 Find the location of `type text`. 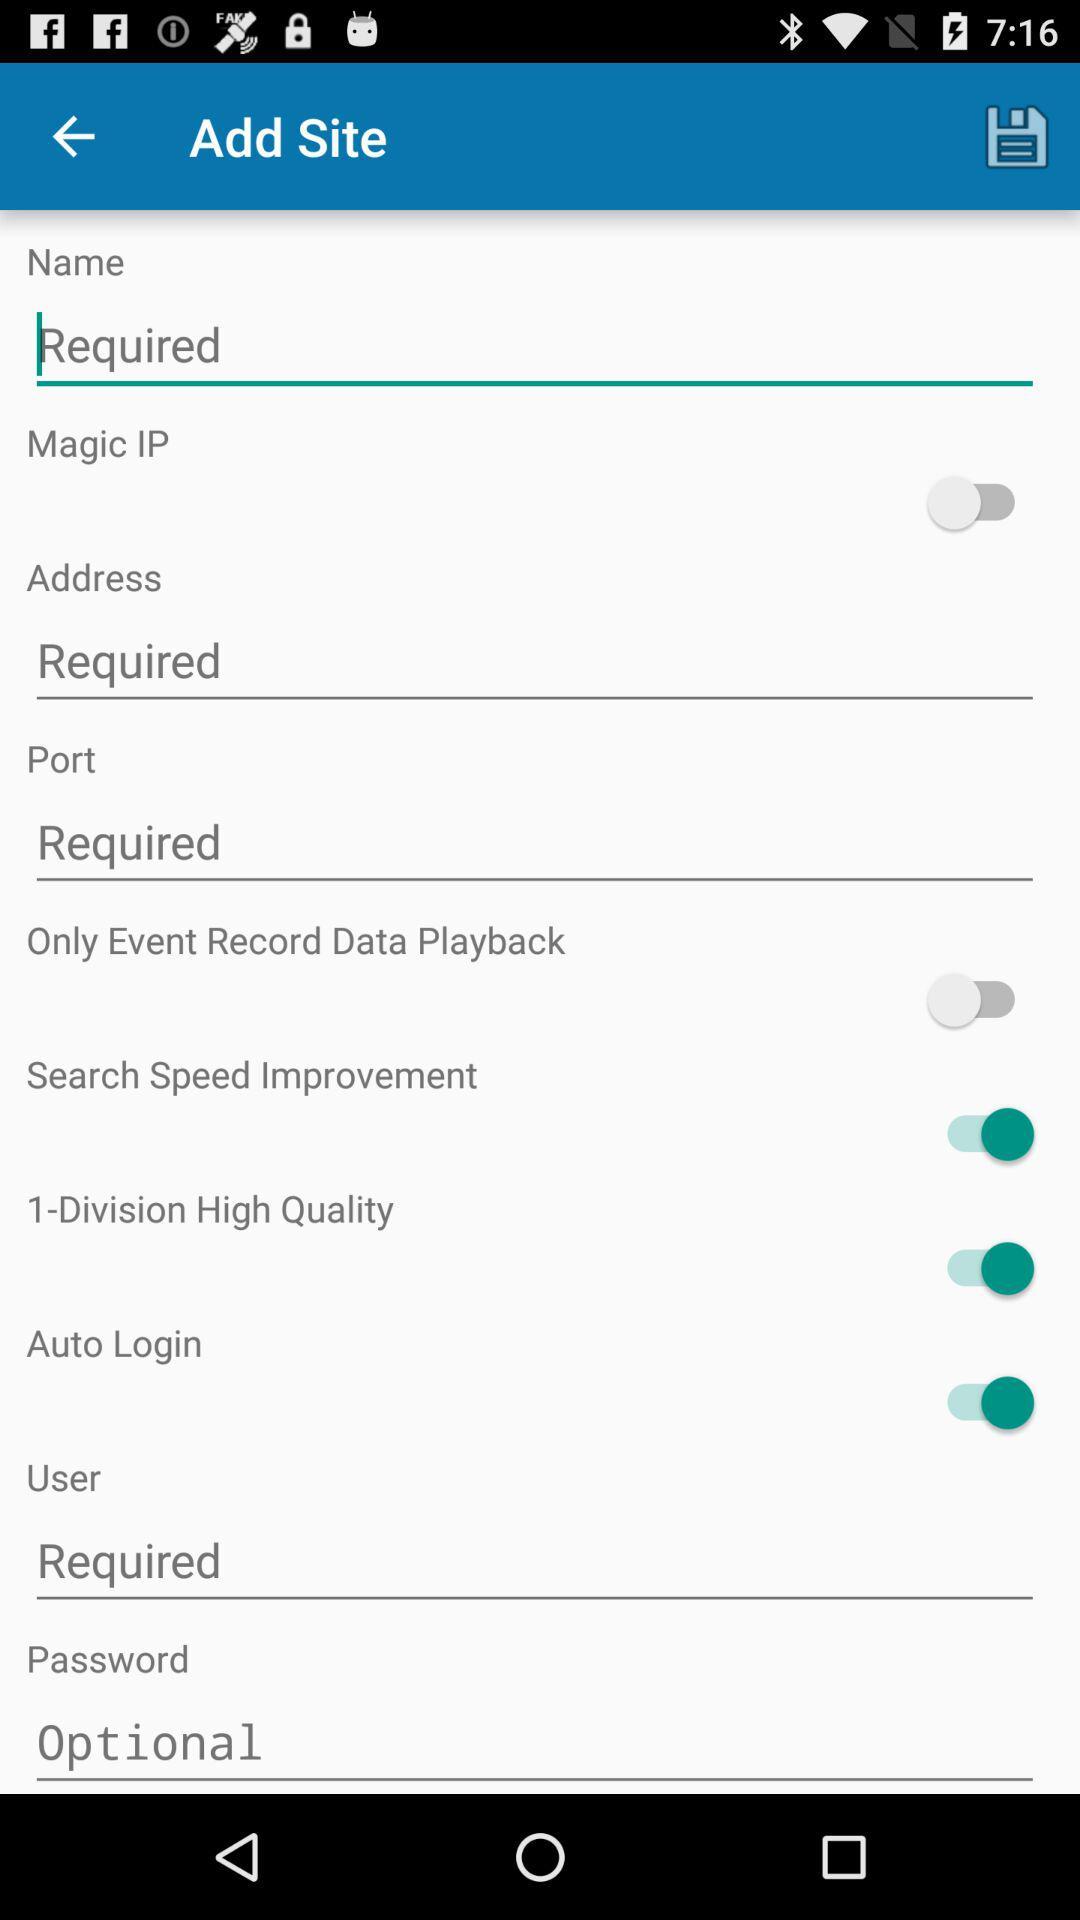

type text is located at coordinates (533, 842).